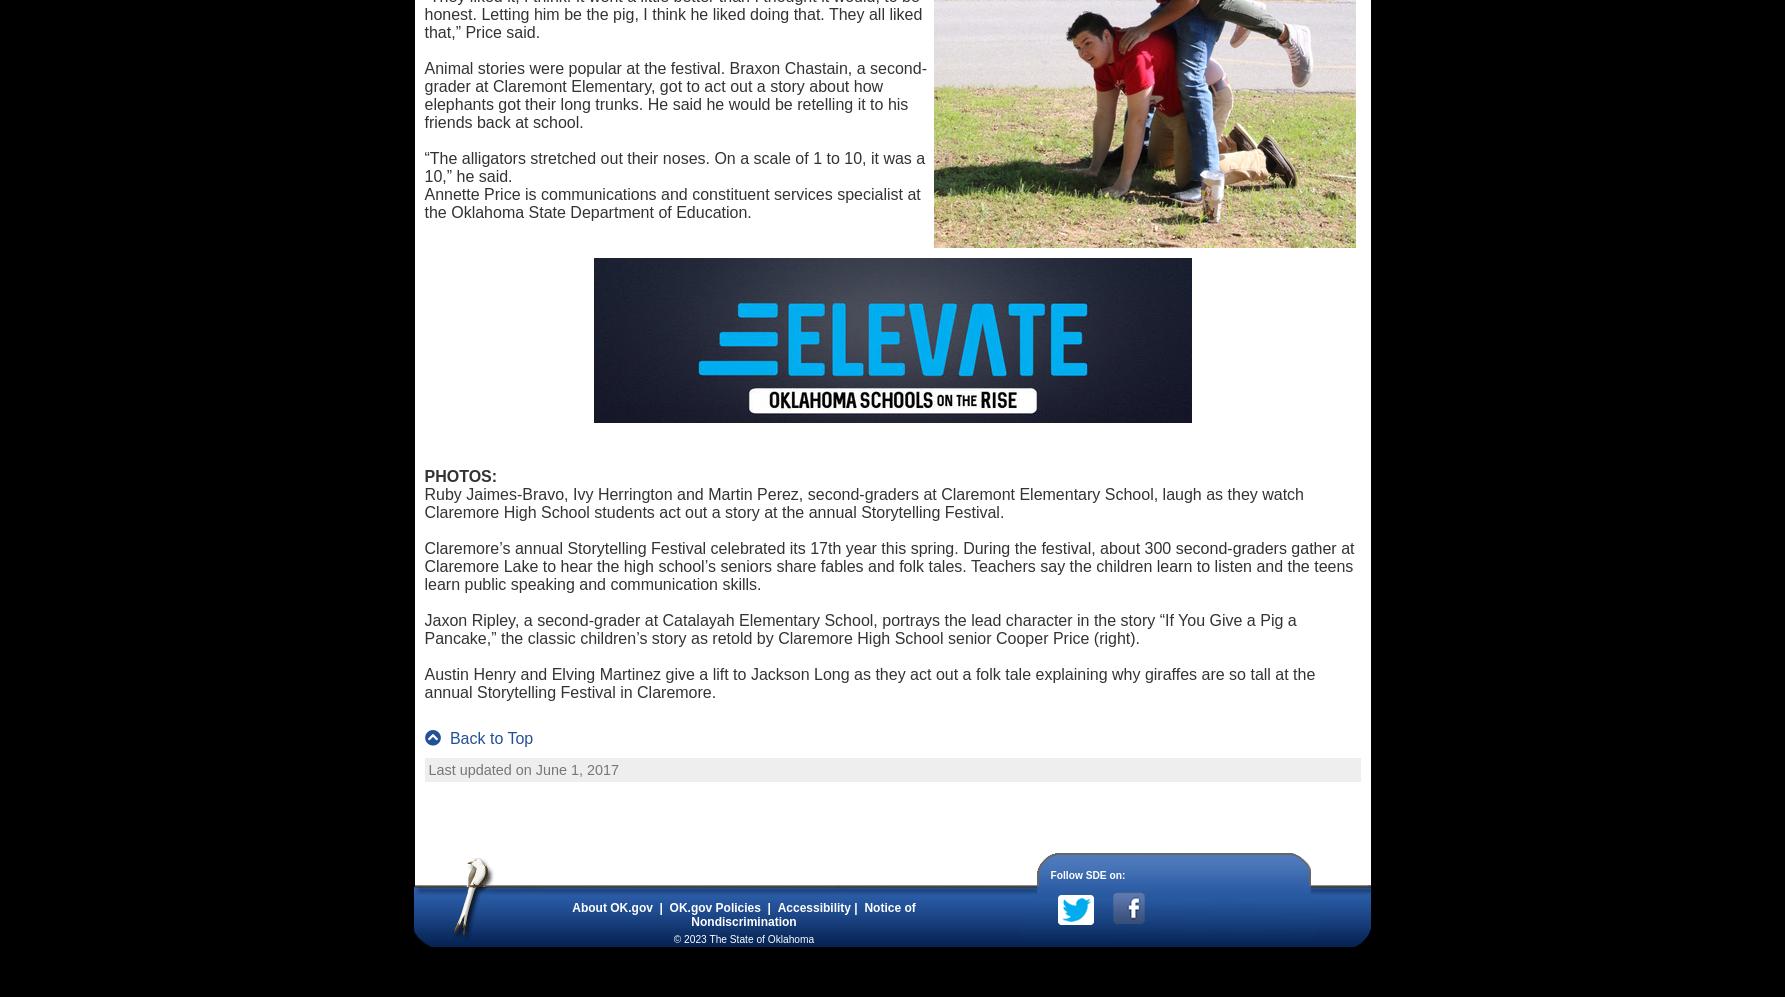 This screenshot has height=997, width=1785. I want to click on 'Back to Top', so click(487, 738).